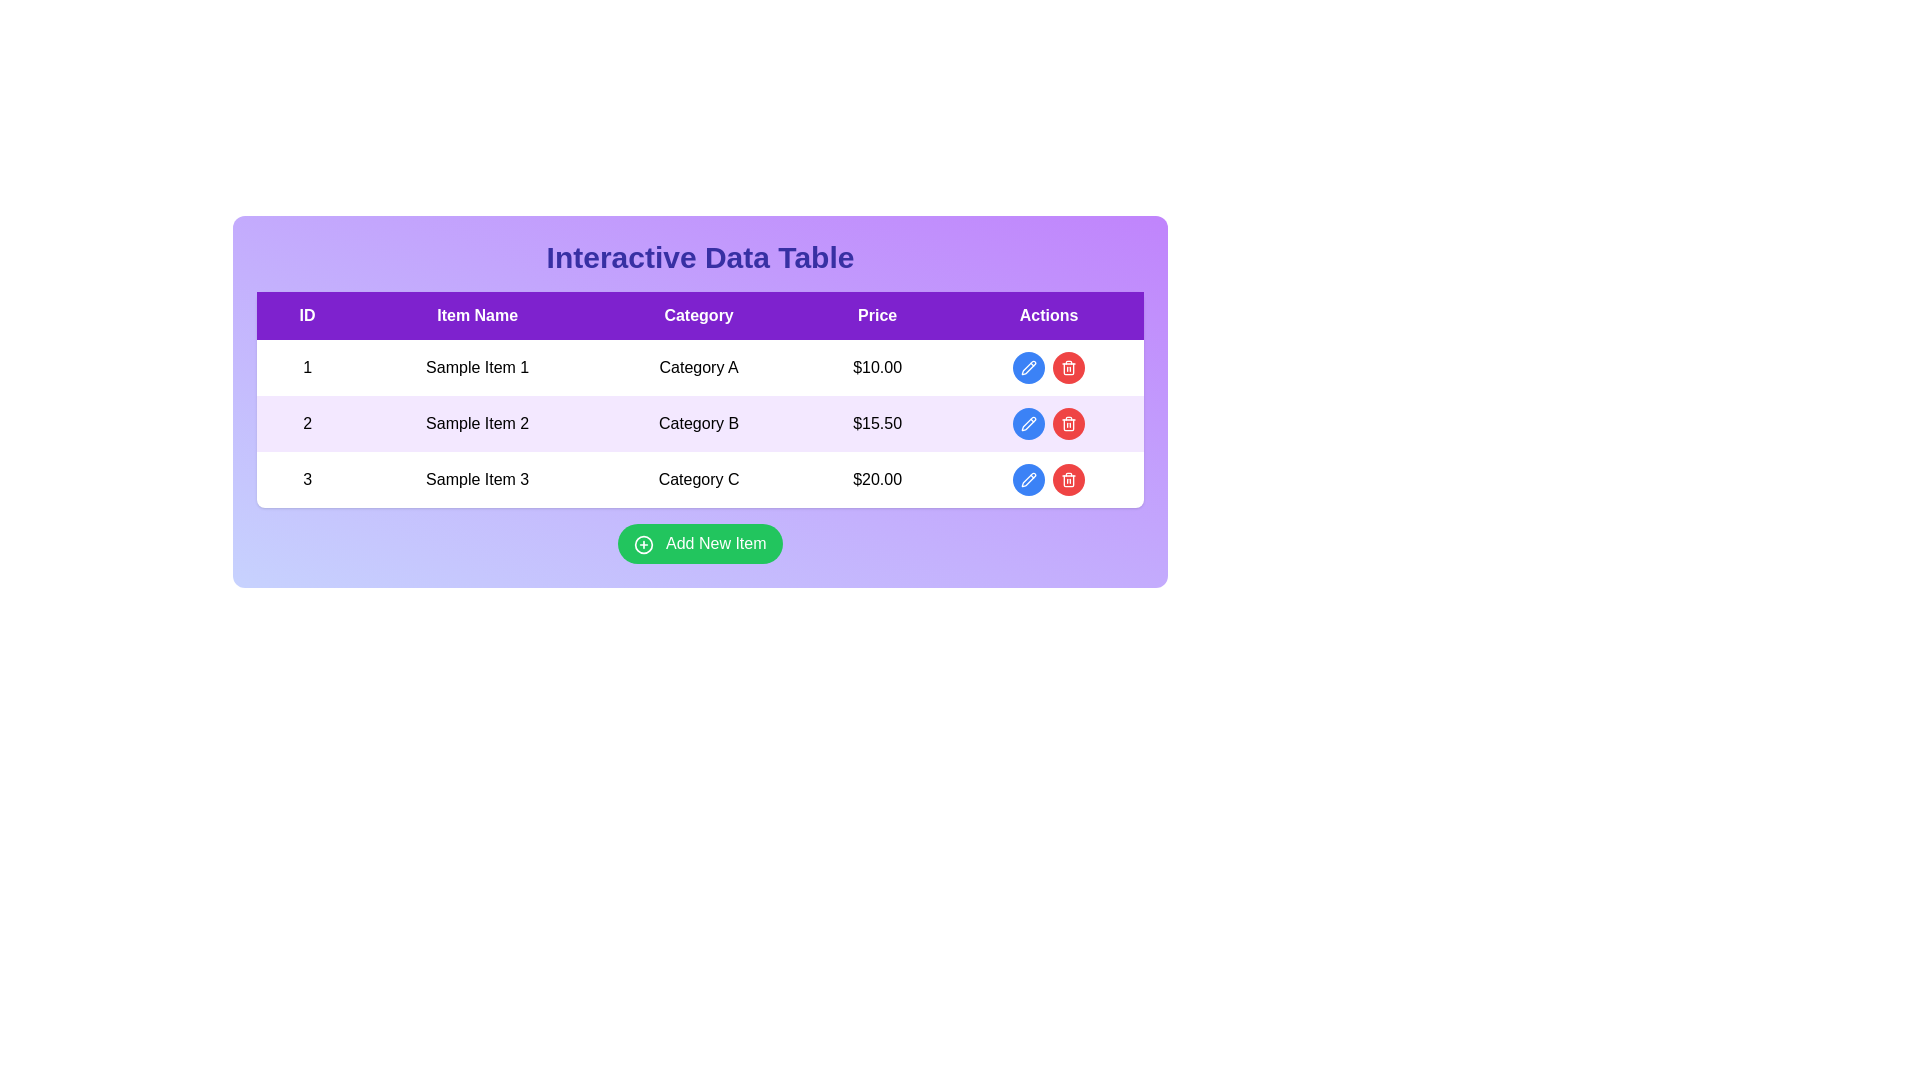  What do you see at coordinates (1048, 423) in the screenshot?
I see `the content of the blank cell located in the 'Actions' column of the second row in the table, which is surrounded by an edit button on the left and a delete button on the right` at bounding box center [1048, 423].